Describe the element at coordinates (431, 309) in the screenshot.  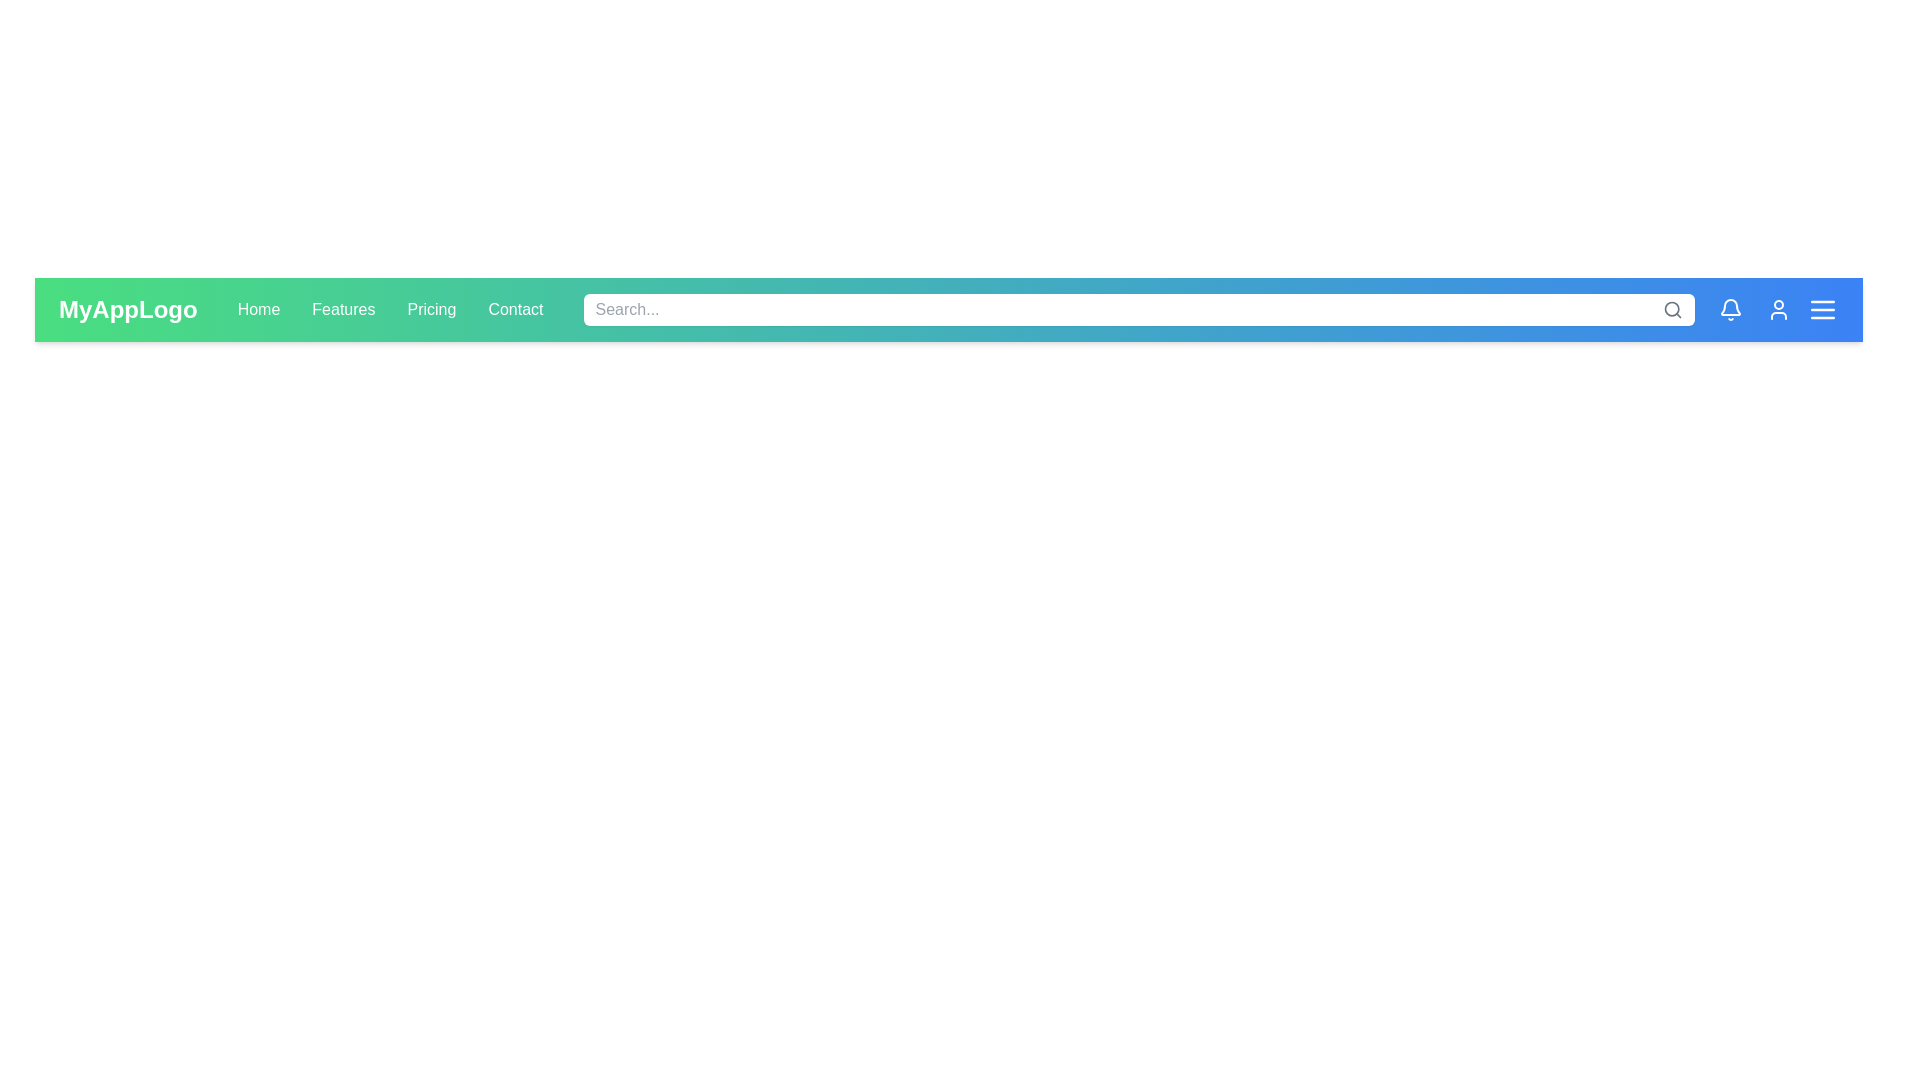
I see `the 'Pricing' hyperlink in the navigation menu` at that location.